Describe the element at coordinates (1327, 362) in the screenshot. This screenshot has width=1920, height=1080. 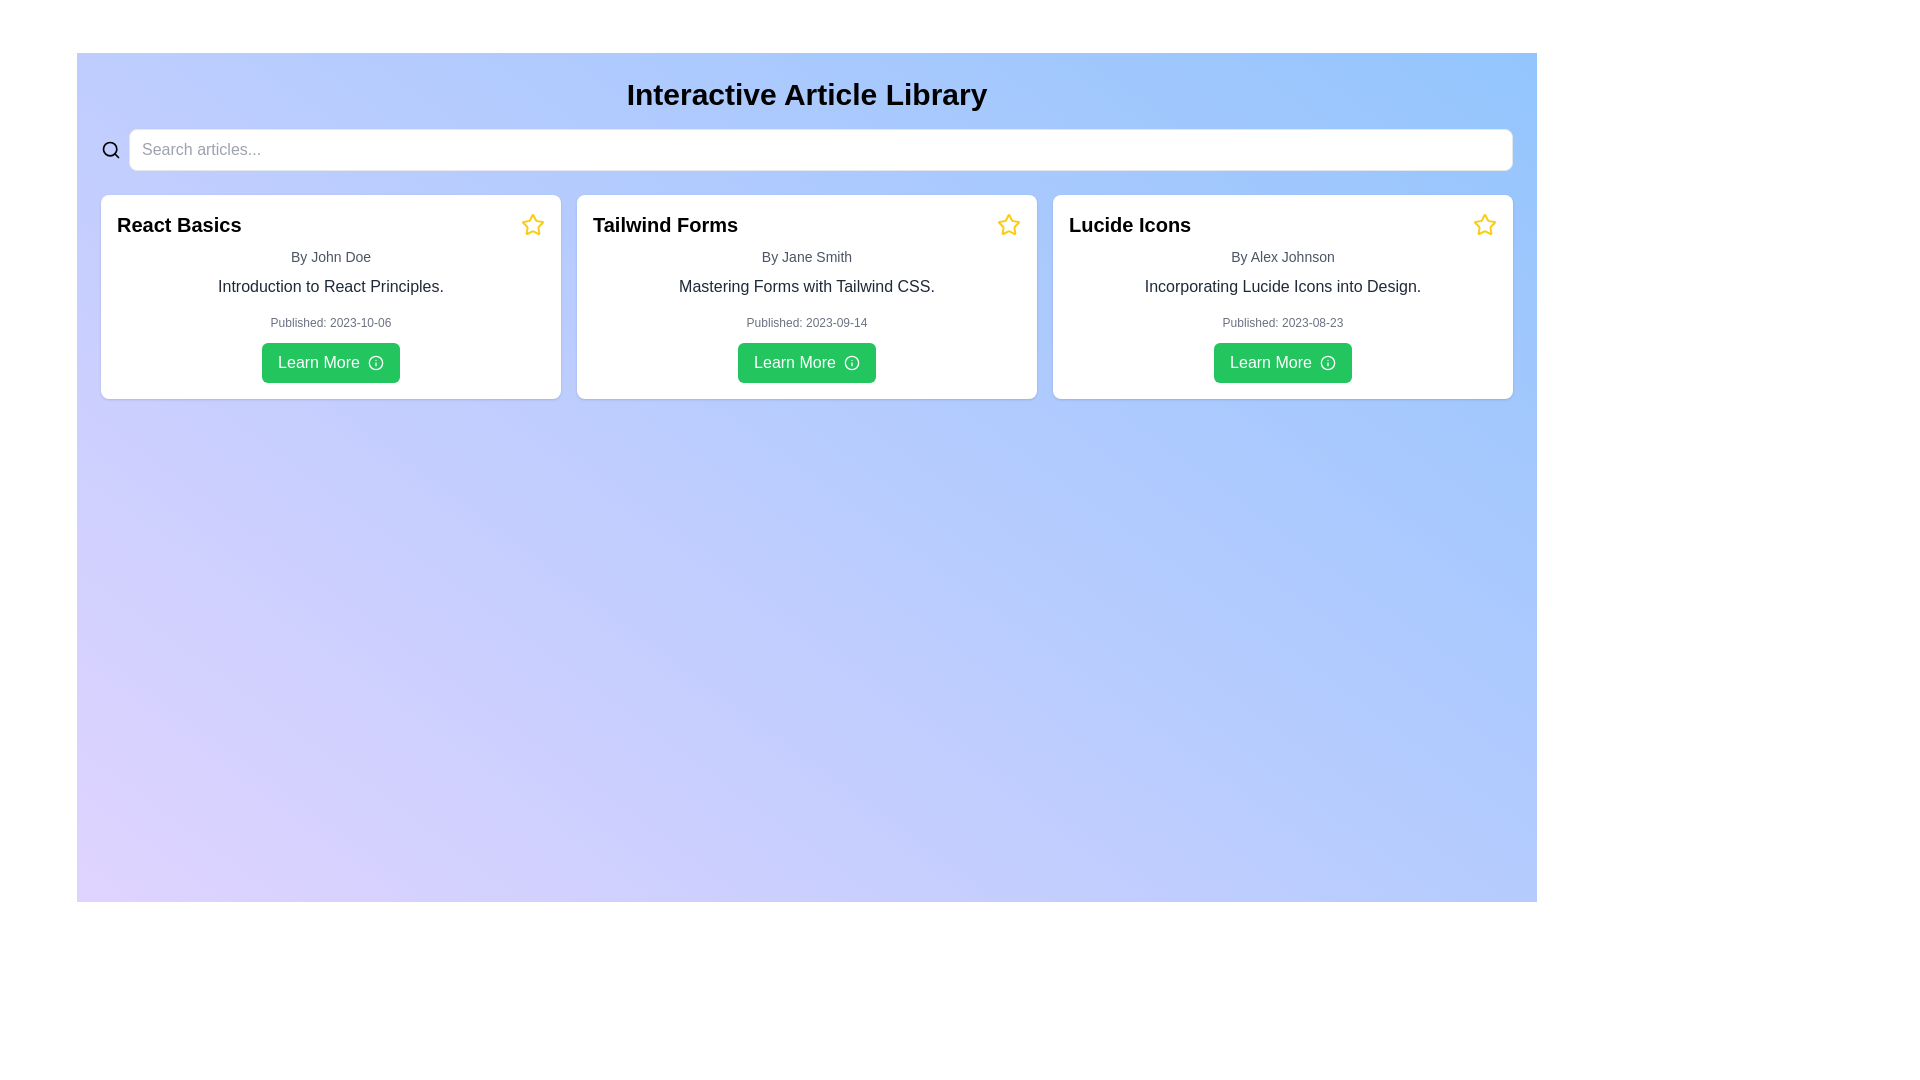
I see `circular graphic element of the SVG icon located within the 'Learn More' button in the 'Lucide Icons' card` at that location.